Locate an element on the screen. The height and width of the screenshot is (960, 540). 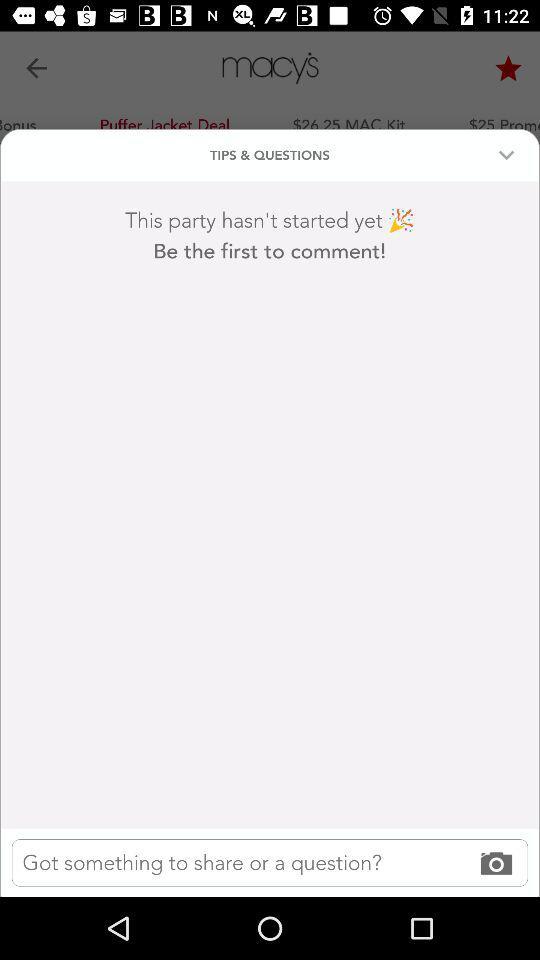
text is located at coordinates (270, 861).